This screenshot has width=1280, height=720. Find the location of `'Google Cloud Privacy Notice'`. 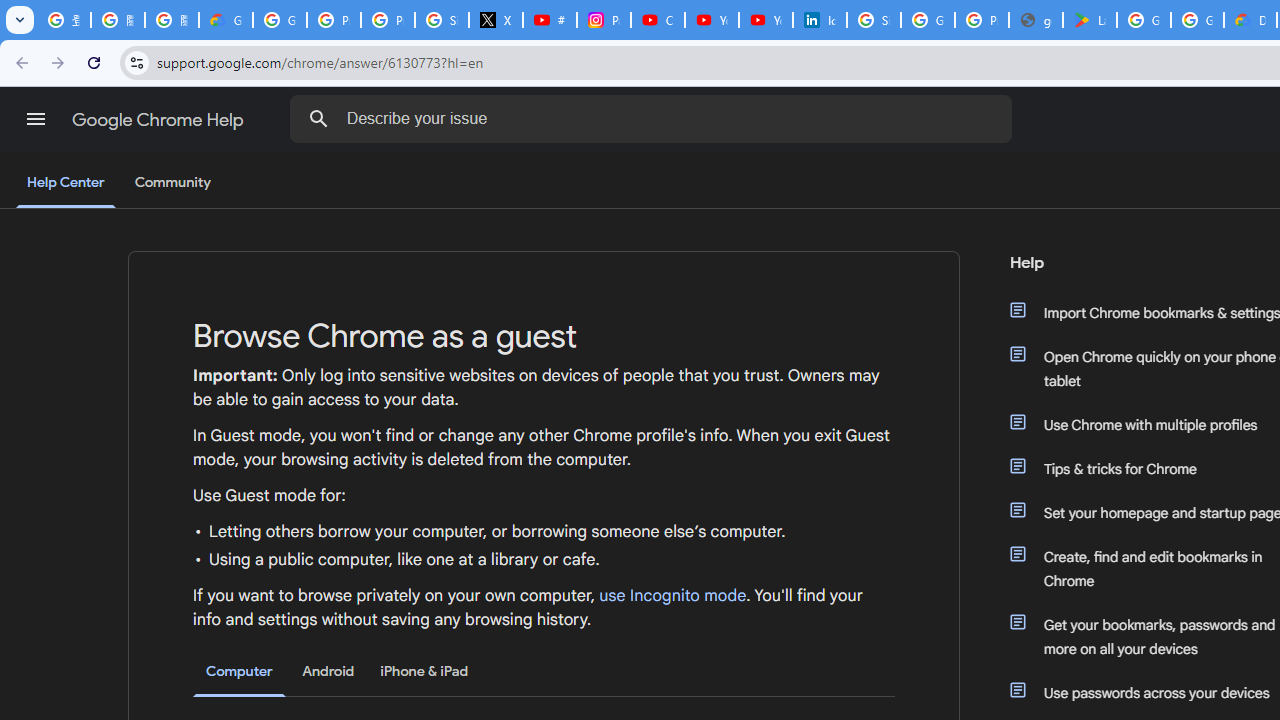

'Google Cloud Privacy Notice' is located at coordinates (225, 20).